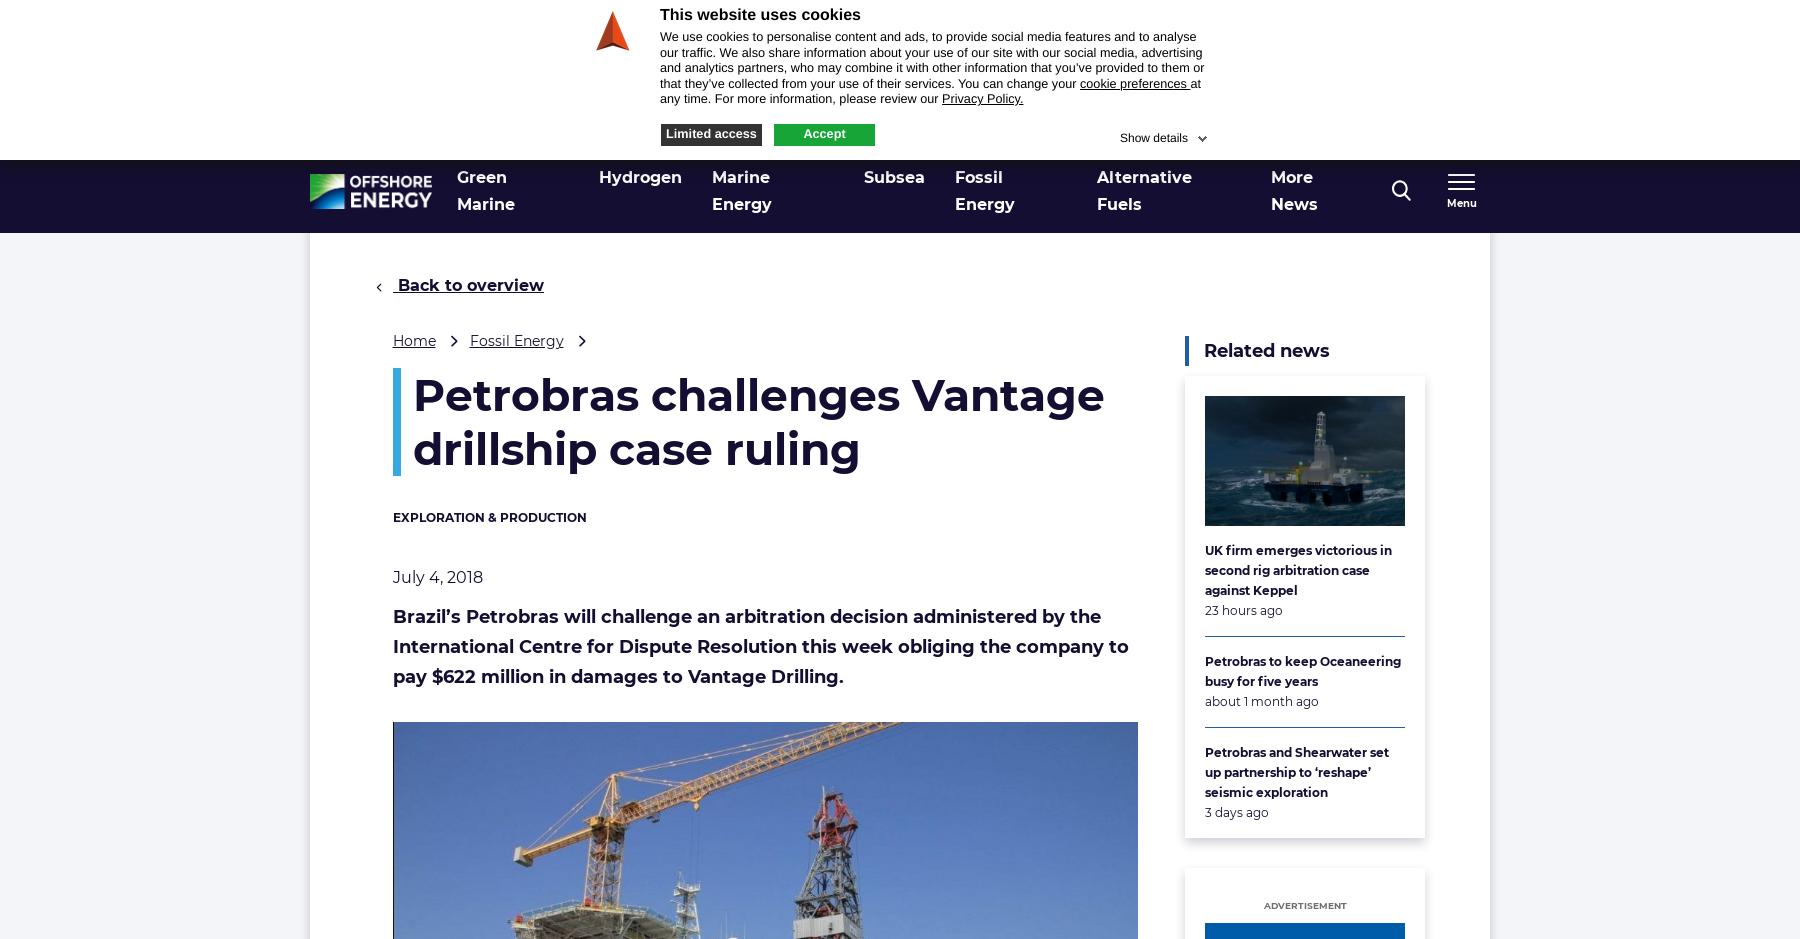 Image resolution: width=1800 pixels, height=939 pixels. Describe the element at coordinates (740, 189) in the screenshot. I see `'Marine Energy'` at that location.